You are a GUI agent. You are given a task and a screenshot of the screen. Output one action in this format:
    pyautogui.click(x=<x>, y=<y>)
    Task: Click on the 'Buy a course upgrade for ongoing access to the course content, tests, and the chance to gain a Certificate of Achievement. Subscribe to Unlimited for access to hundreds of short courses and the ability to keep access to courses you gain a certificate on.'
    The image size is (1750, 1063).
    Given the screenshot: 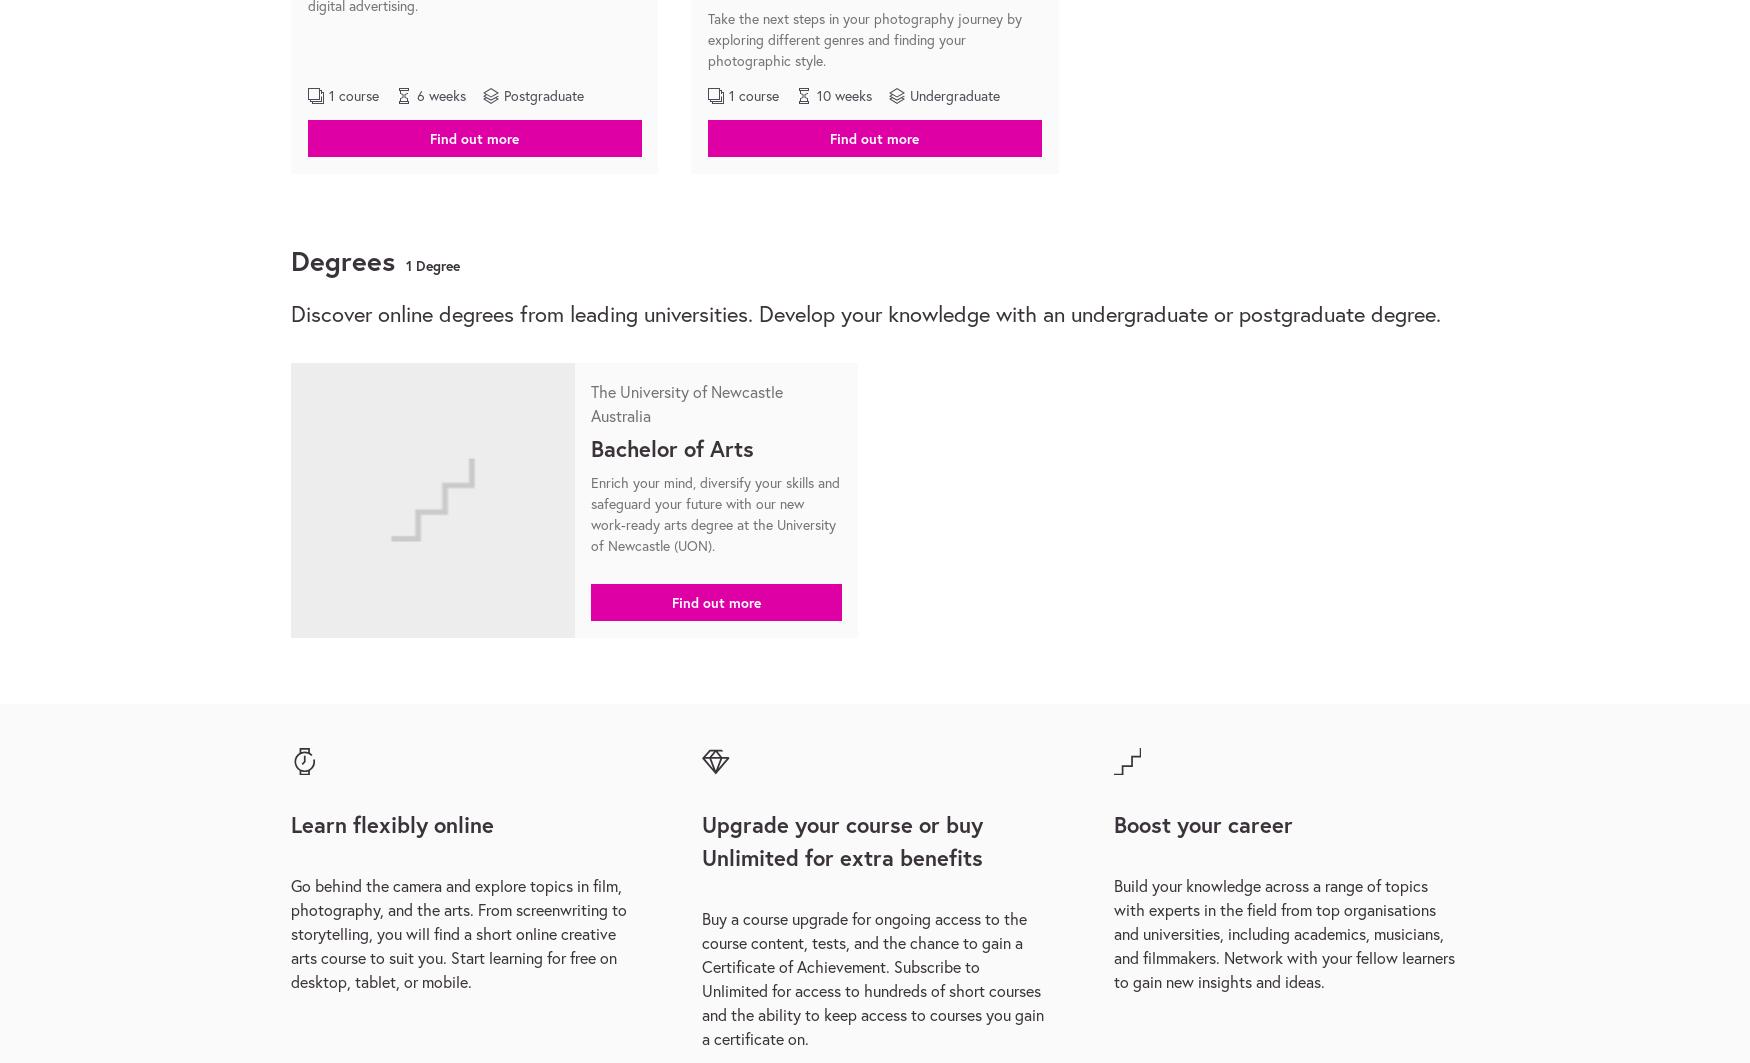 What is the action you would take?
    pyautogui.click(x=873, y=977)
    